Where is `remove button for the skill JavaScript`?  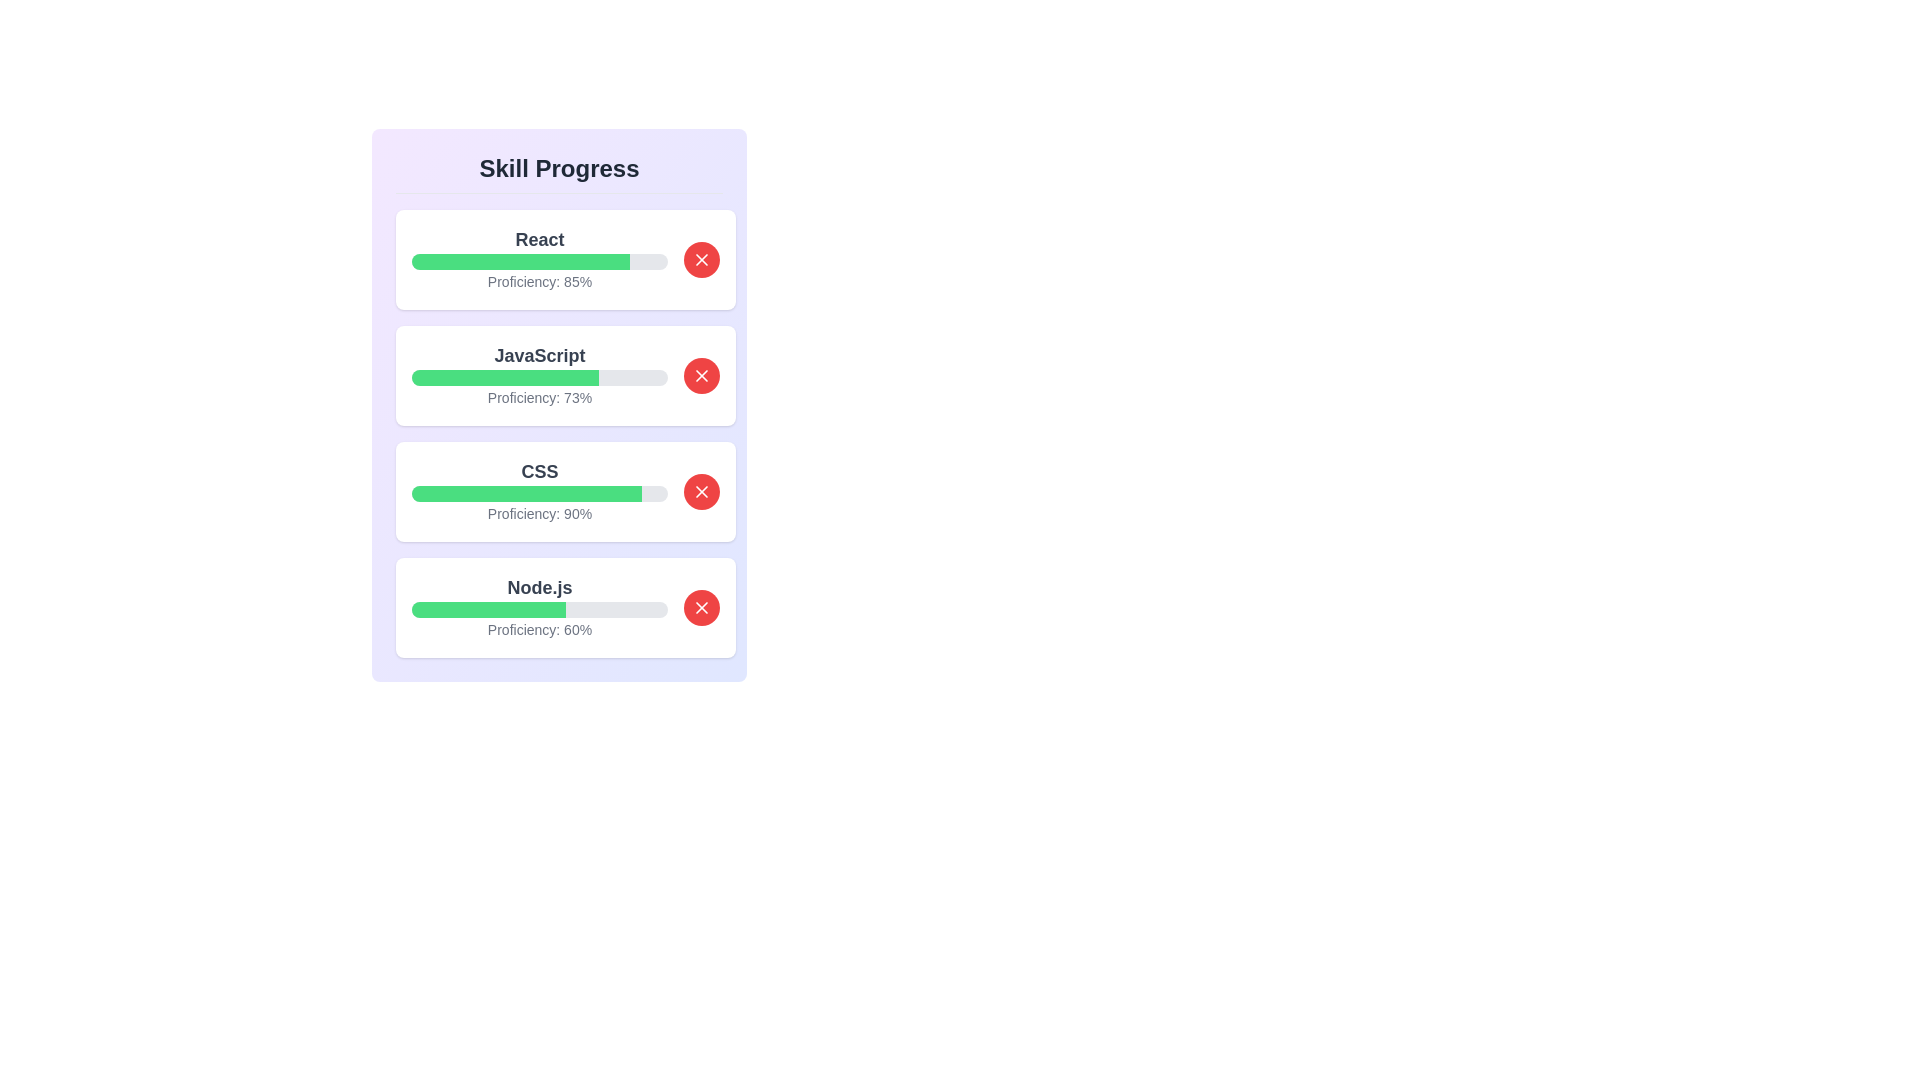
remove button for the skill JavaScript is located at coordinates (701, 375).